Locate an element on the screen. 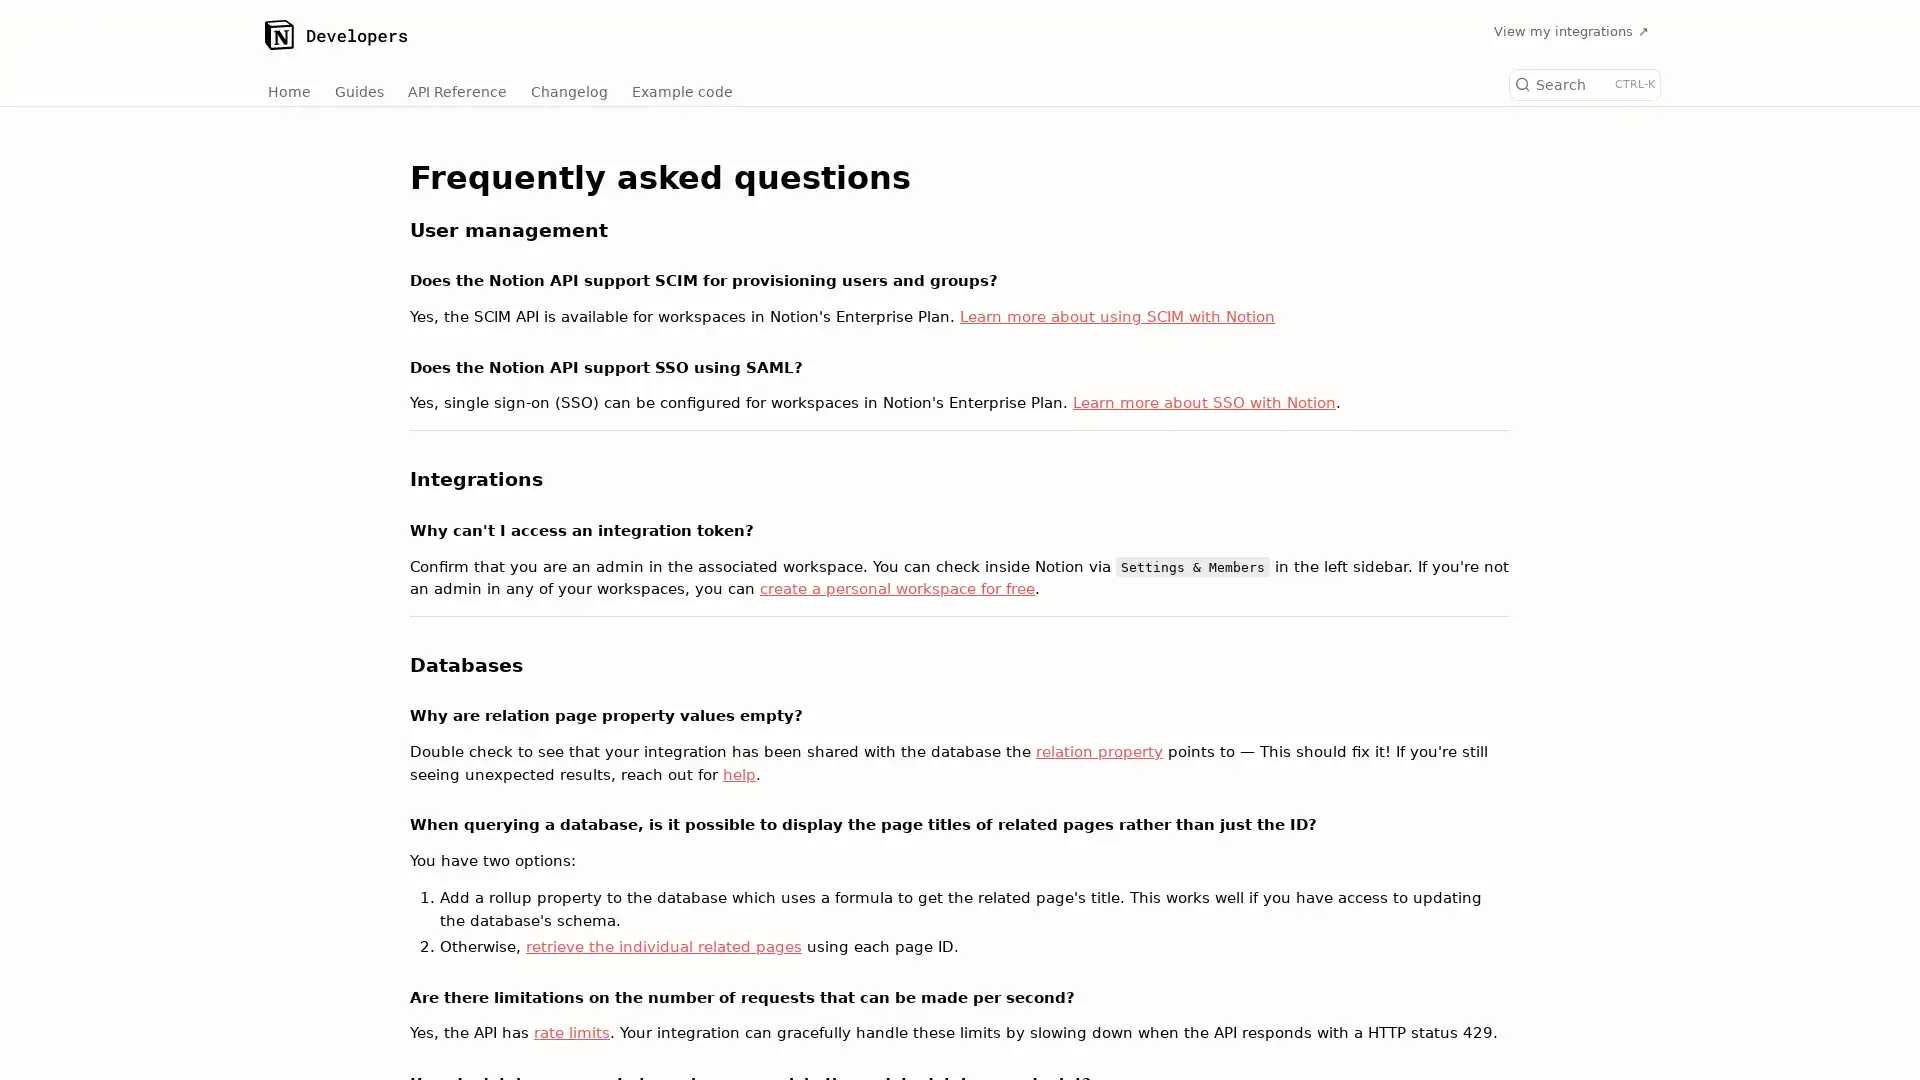  Search is located at coordinates (1583, 83).